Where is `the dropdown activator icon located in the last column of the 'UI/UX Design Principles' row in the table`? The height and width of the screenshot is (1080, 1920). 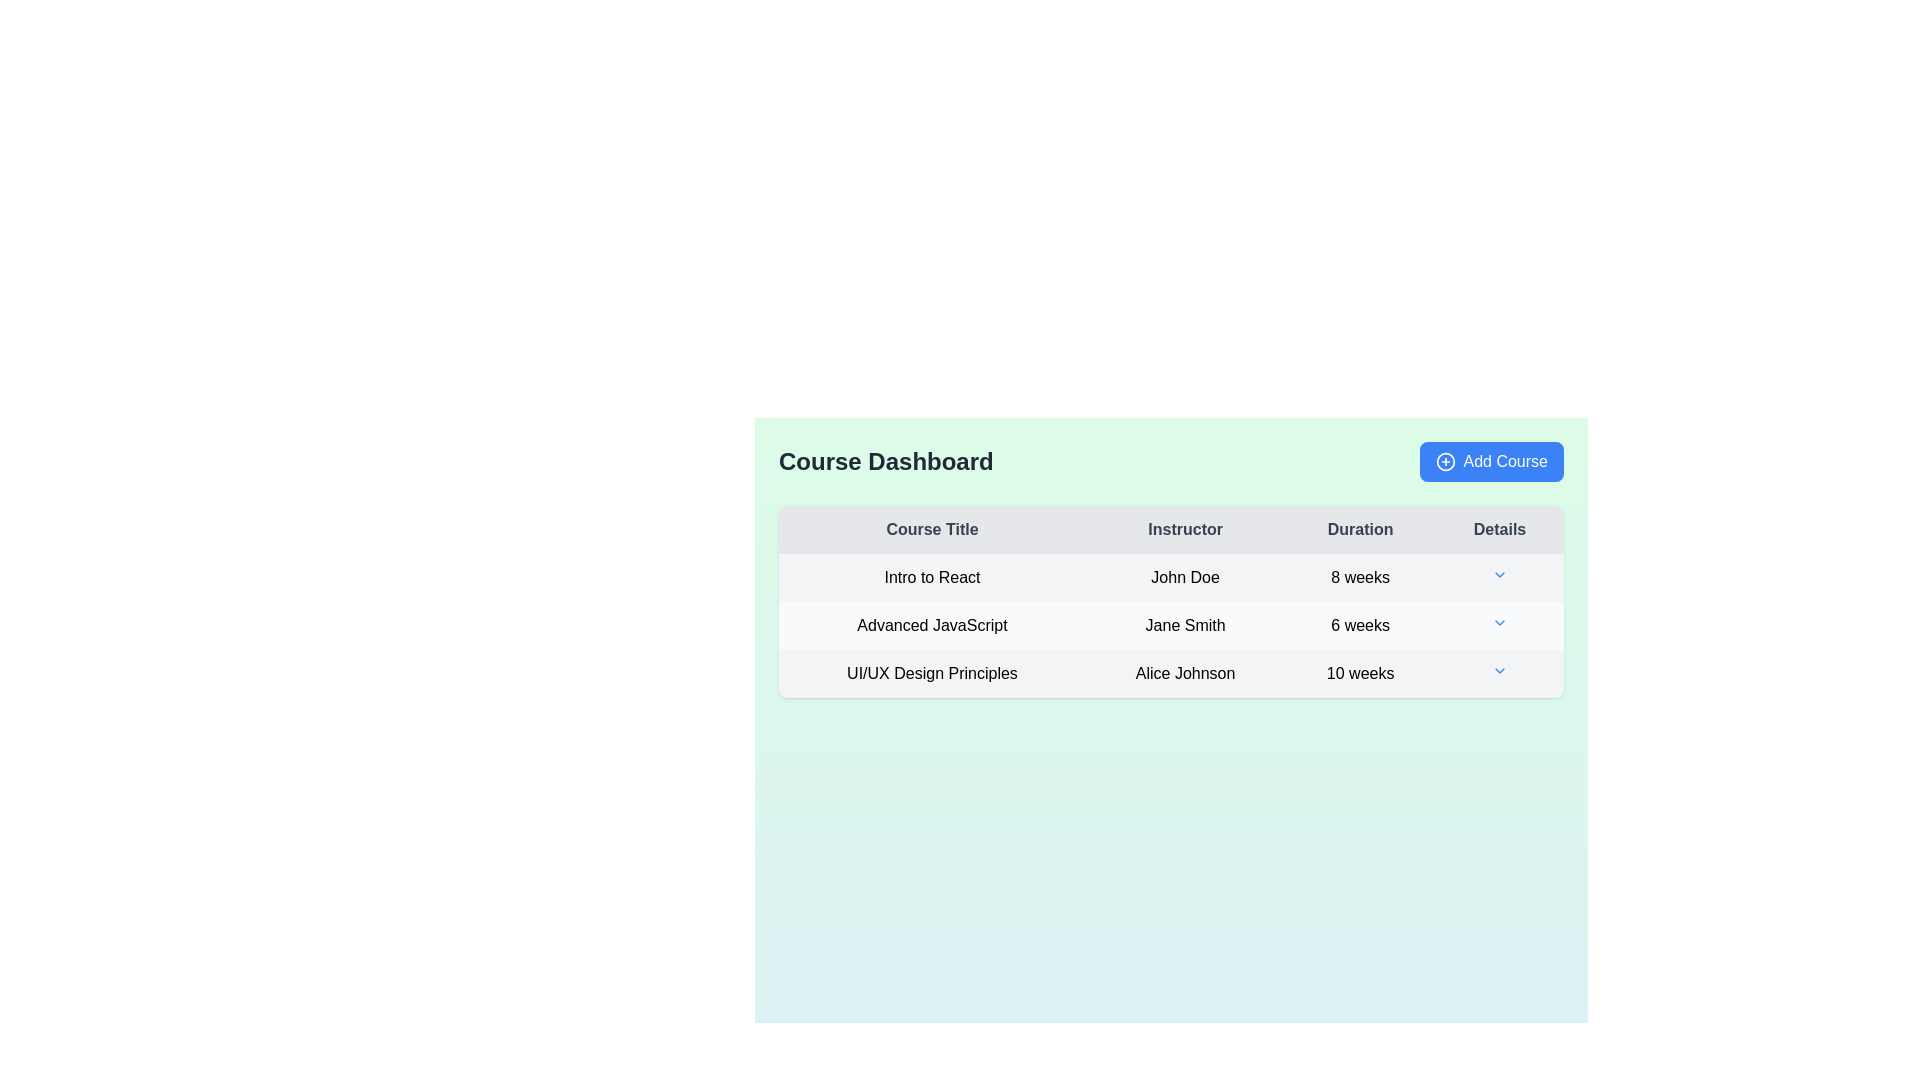
the dropdown activator icon located in the last column of the 'UI/UX Design Principles' row in the table is located at coordinates (1500, 674).